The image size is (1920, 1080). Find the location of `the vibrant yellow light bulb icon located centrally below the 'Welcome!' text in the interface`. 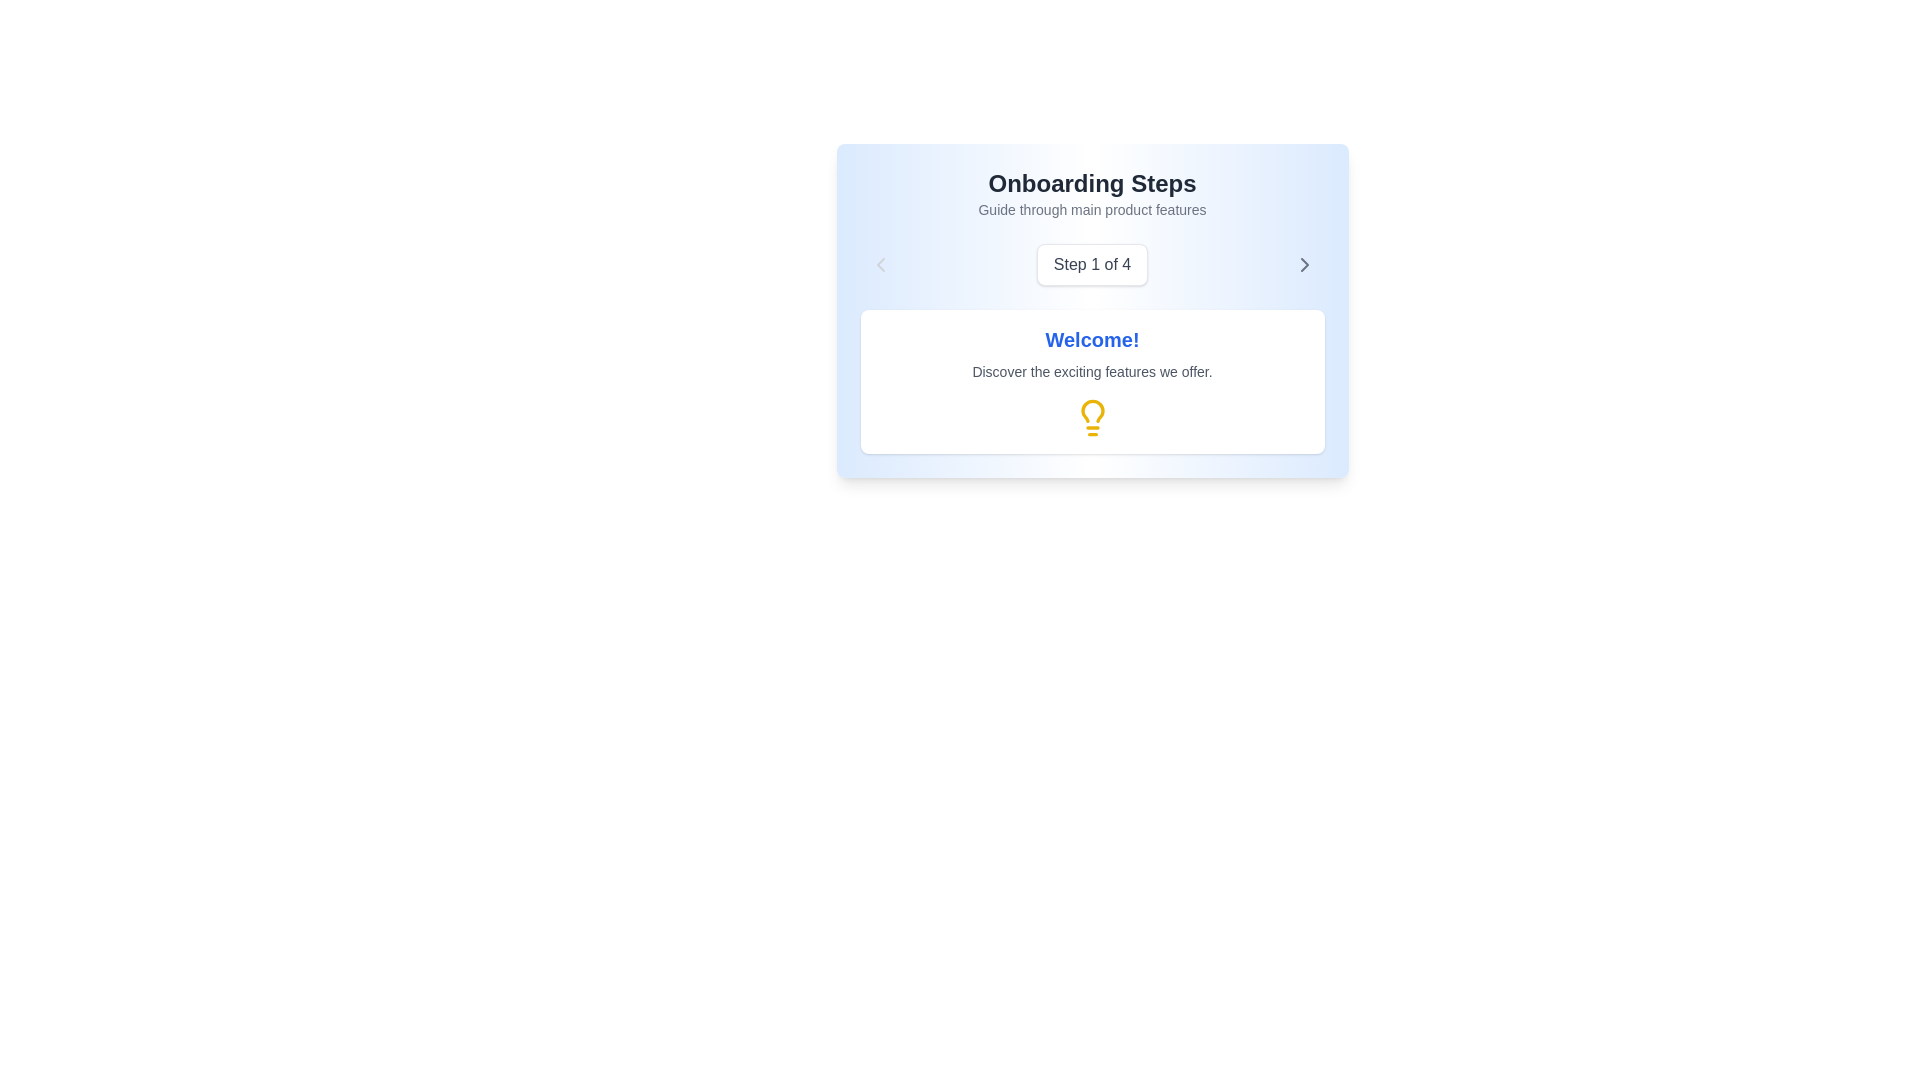

the vibrant yellow light bulb icon located centrally below the 'Welcome!' text in the interface is located at coordinates (1091, 416).